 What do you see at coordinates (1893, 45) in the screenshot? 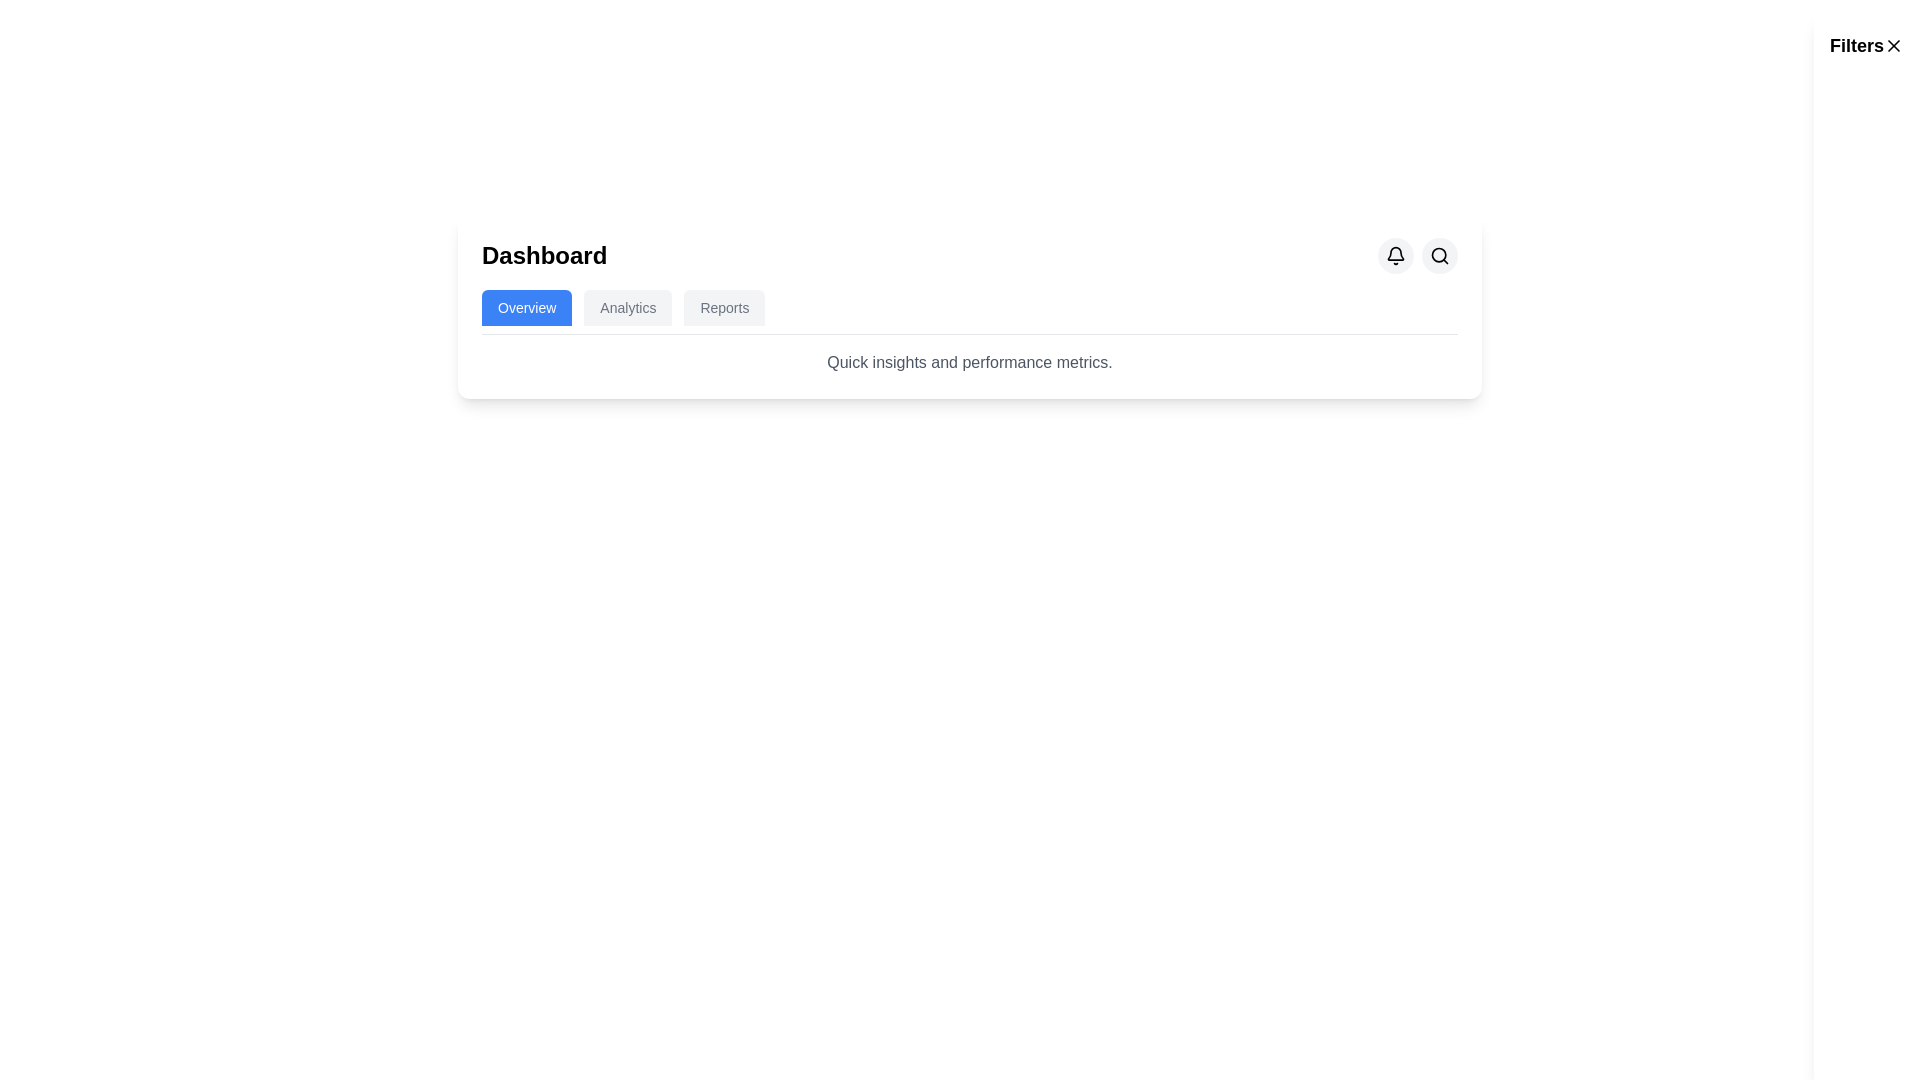
I see `the circular close button with an 'X' shape, located to the right of the 'Filters' text in the header section` at bounding box center [1893, 45].